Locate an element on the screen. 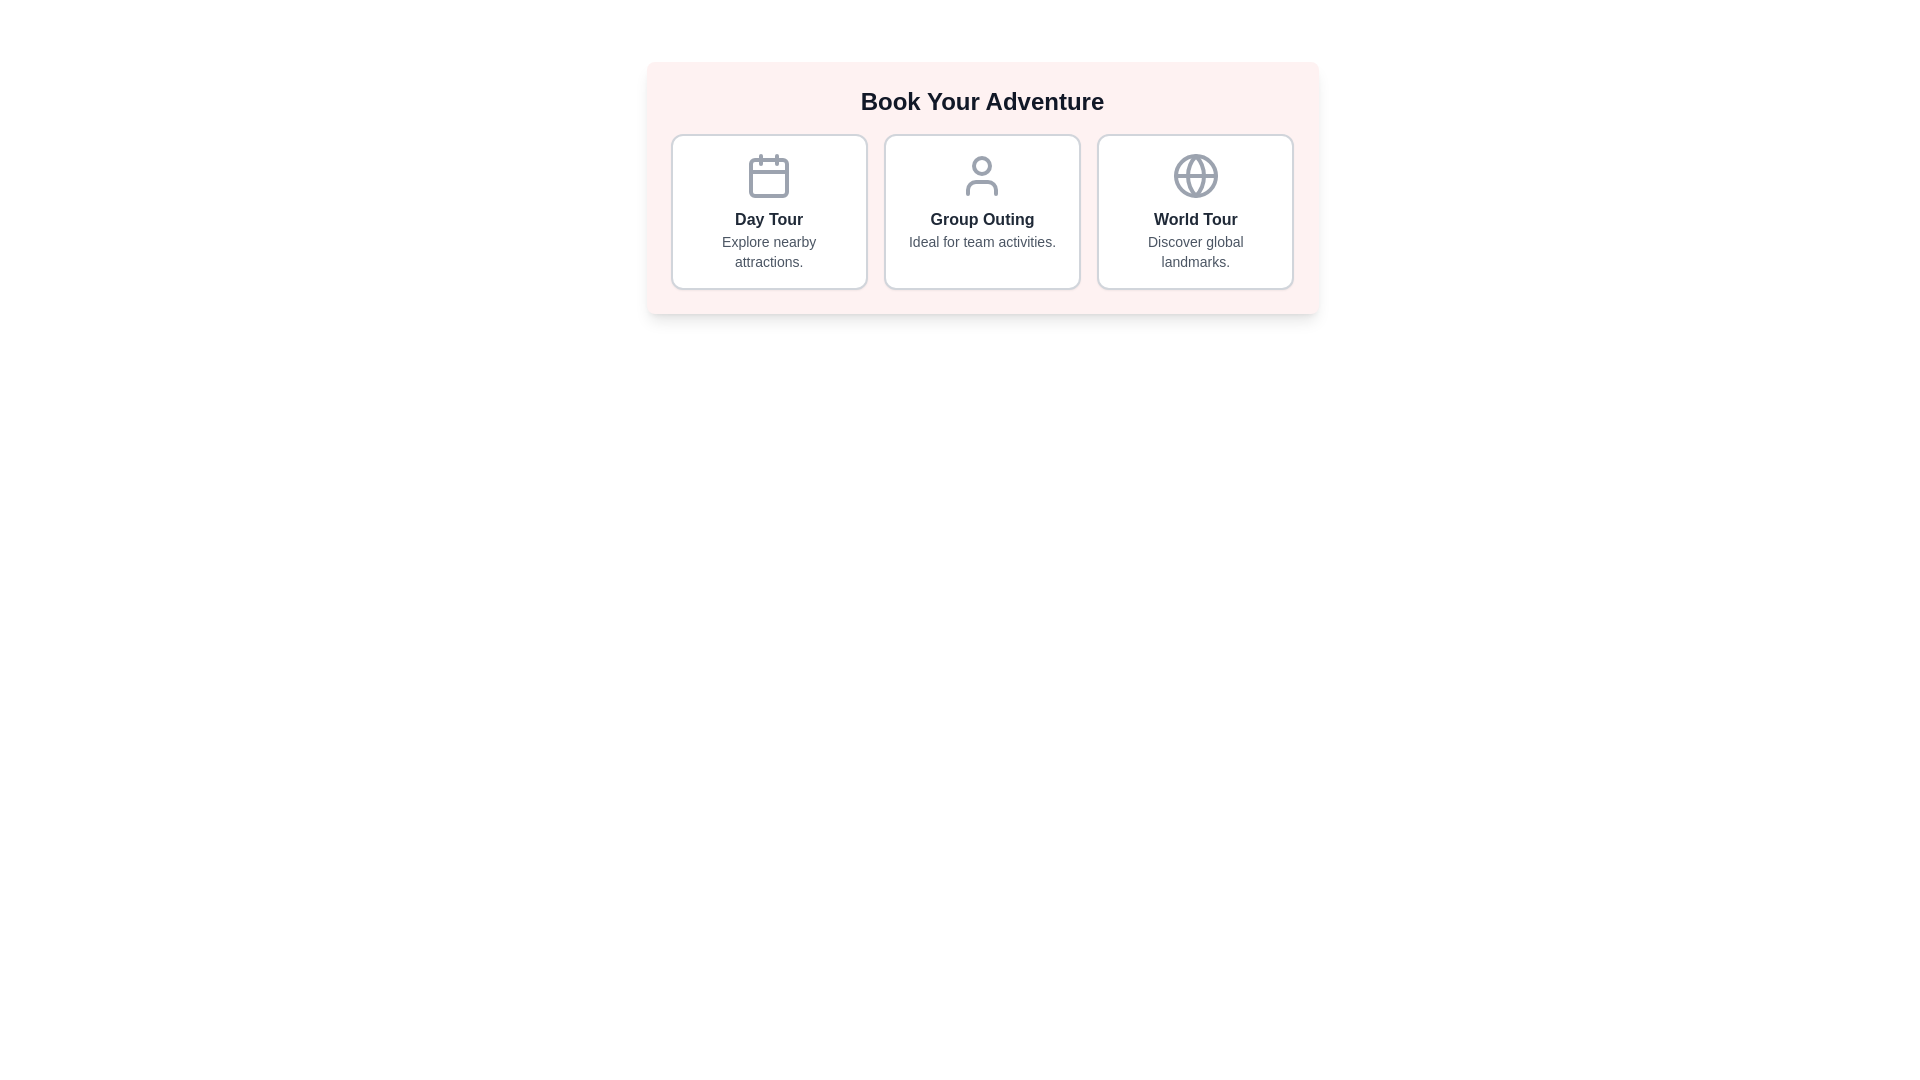 This screenshot has width=1920, height=1080. the innermost circular component of the globe icon in the third card of the 'Book Your Adventure' selection section is located at coordinates (1195, 175).